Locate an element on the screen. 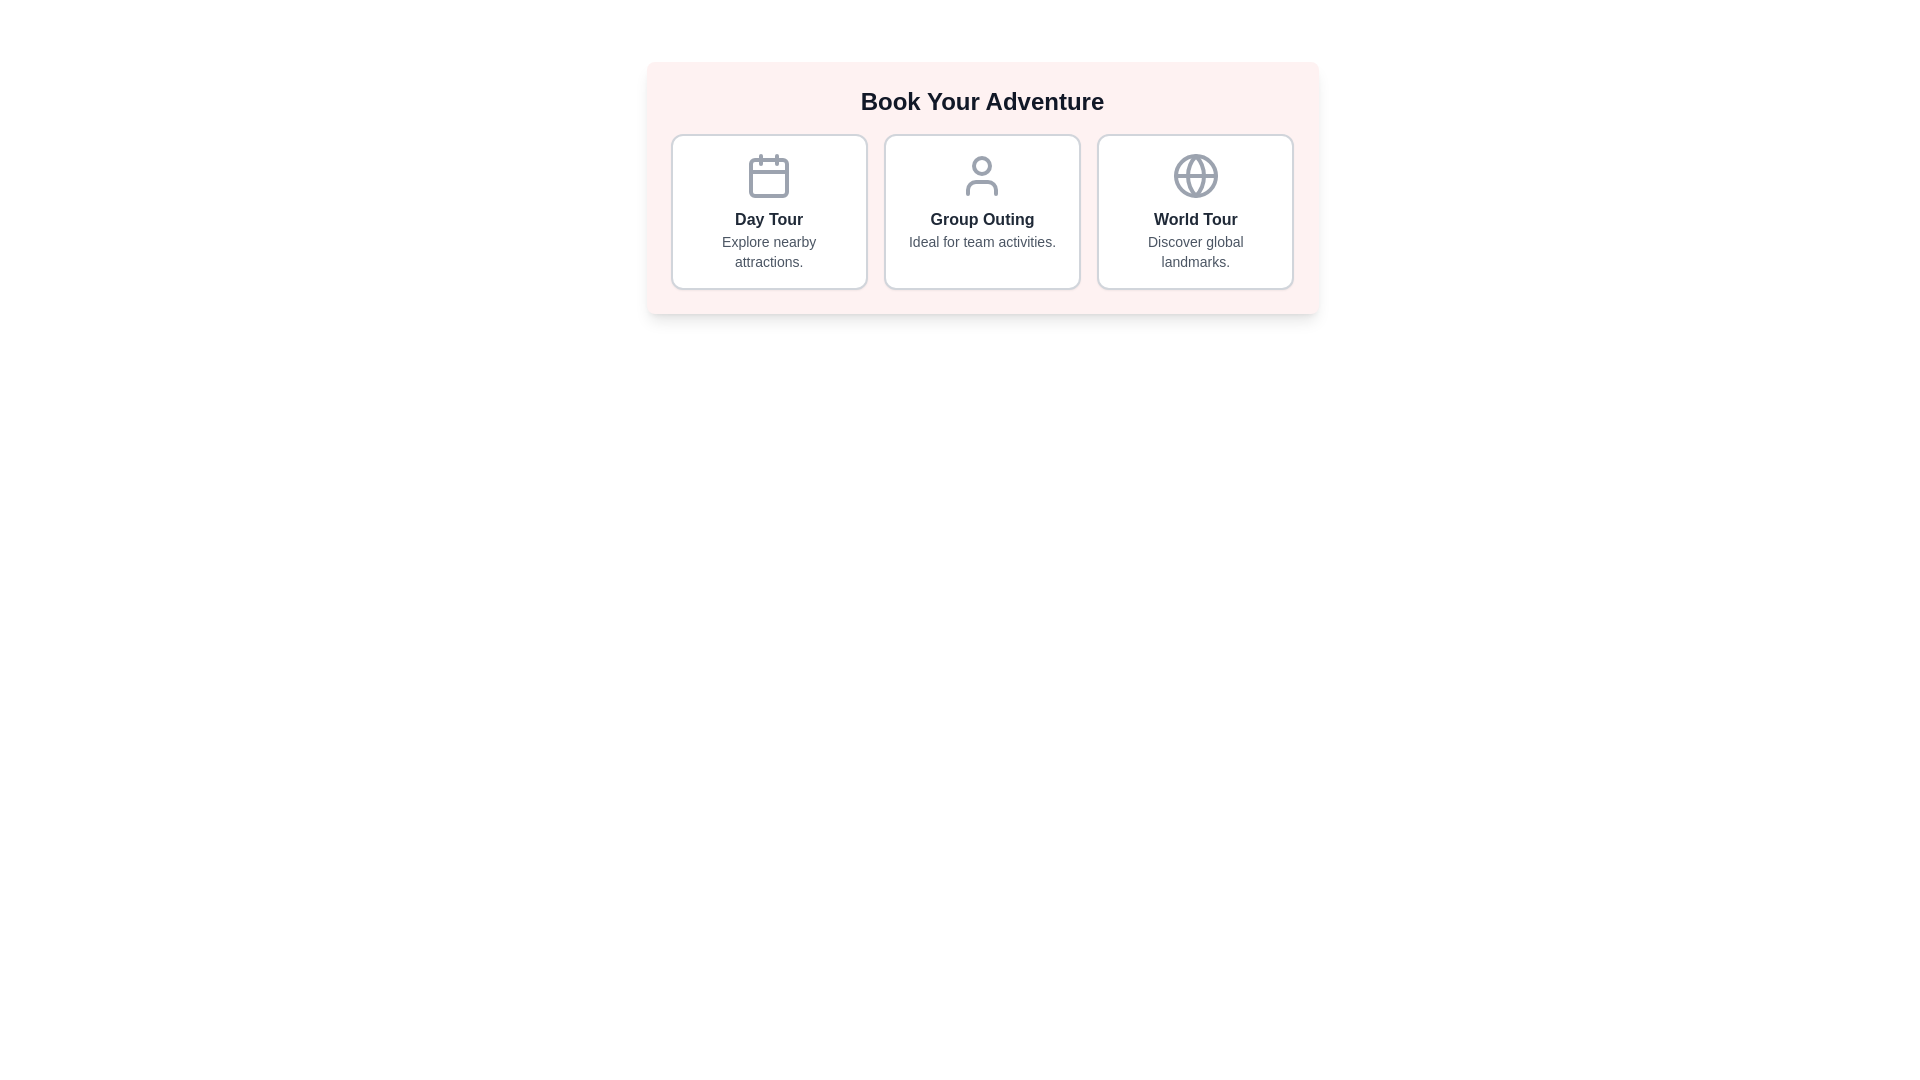 This screenshot has width=1920, height=1080. the innermost circular component of the globe icon in the third card of the 'Book Your Adventure' selection section is located at coordinates (1195, 175).